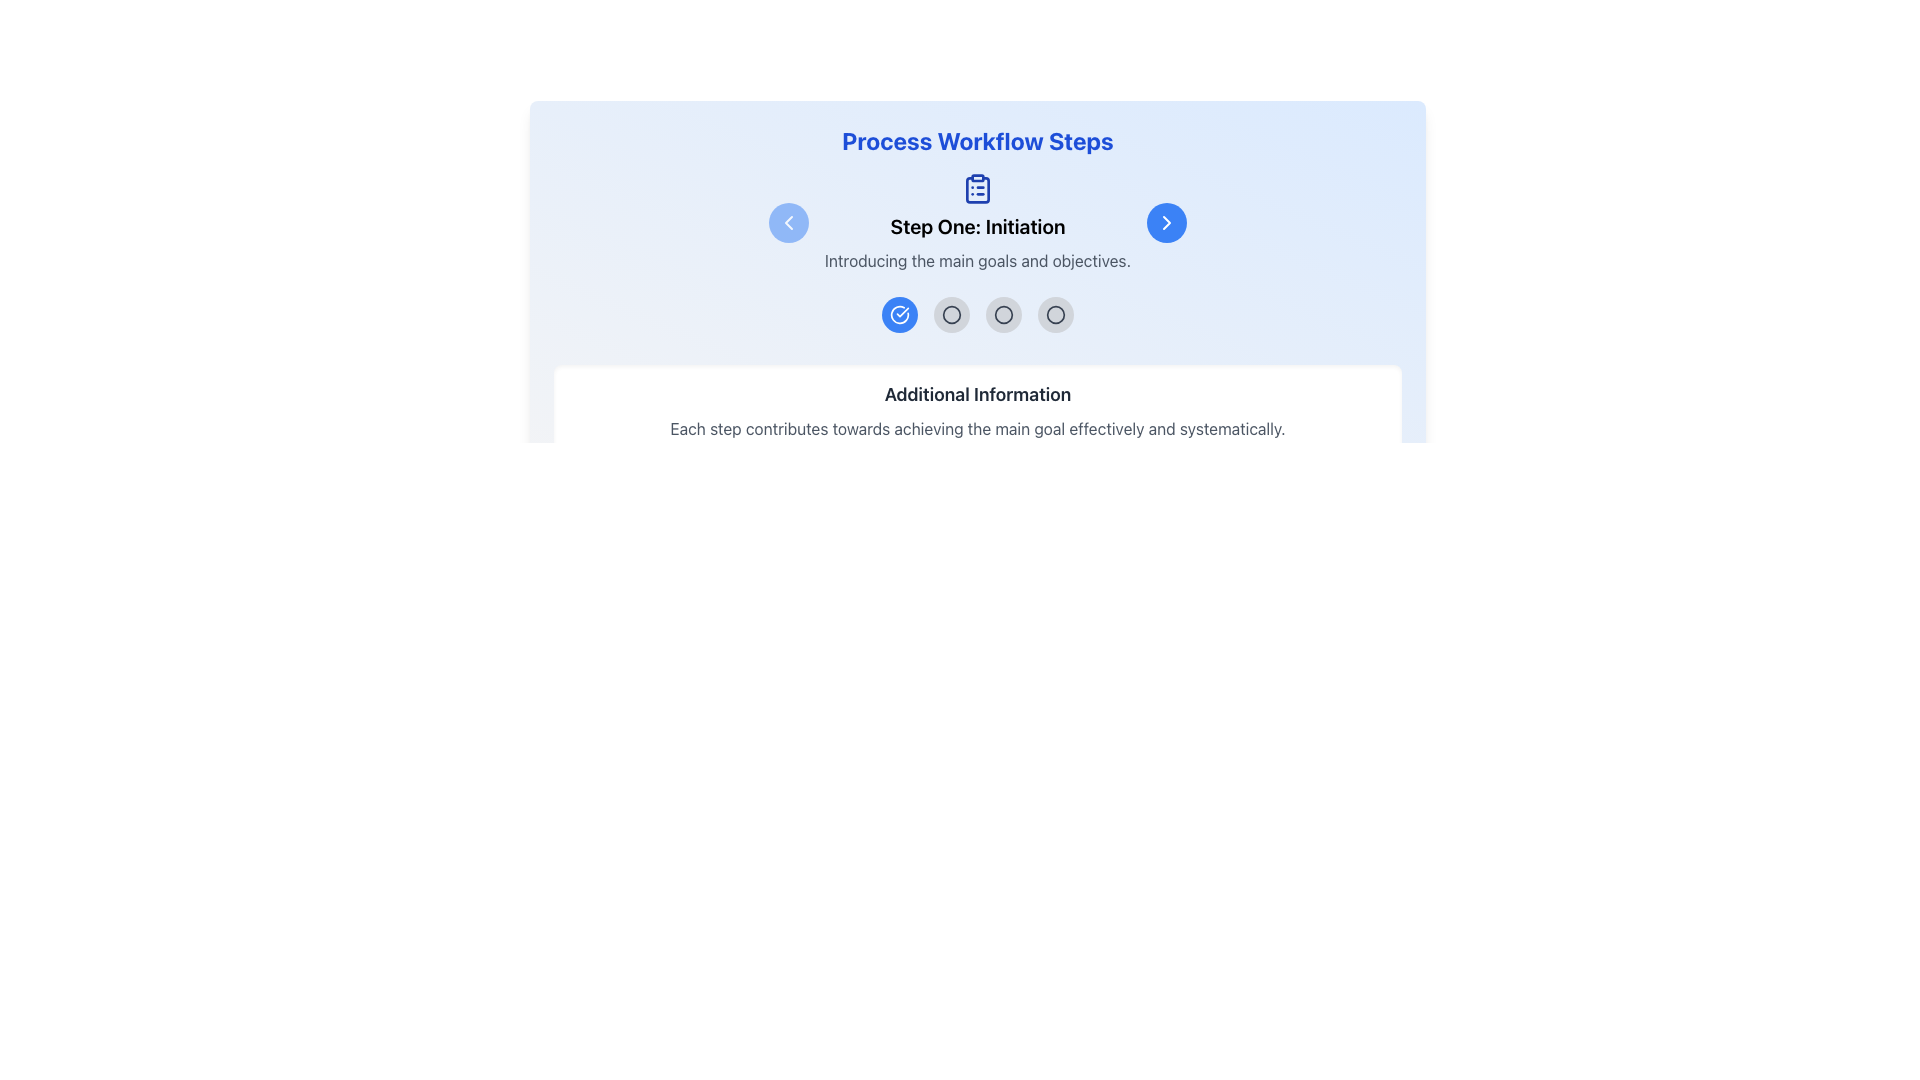  Describe the element at coordinates (978, 223) in the screenshot. I see `text content of the Informational Block that contains a blue clipboard icon, the title 'Step One: Initiation', and the description 'Introducing the main goals and objectives.'` at that location.